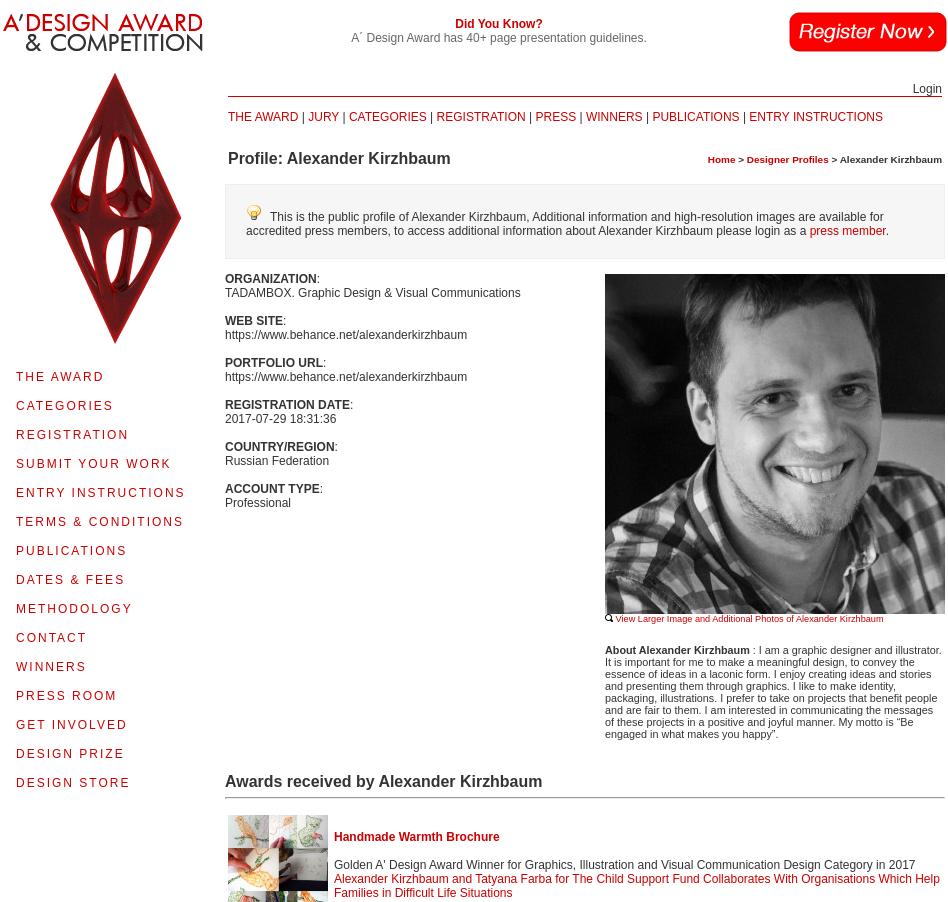 The width and height of the screenshot is (948, 902). Describe the element at coordinates (72, 782) in the screenshot. I see `'DESIGN STORE'` at that location.